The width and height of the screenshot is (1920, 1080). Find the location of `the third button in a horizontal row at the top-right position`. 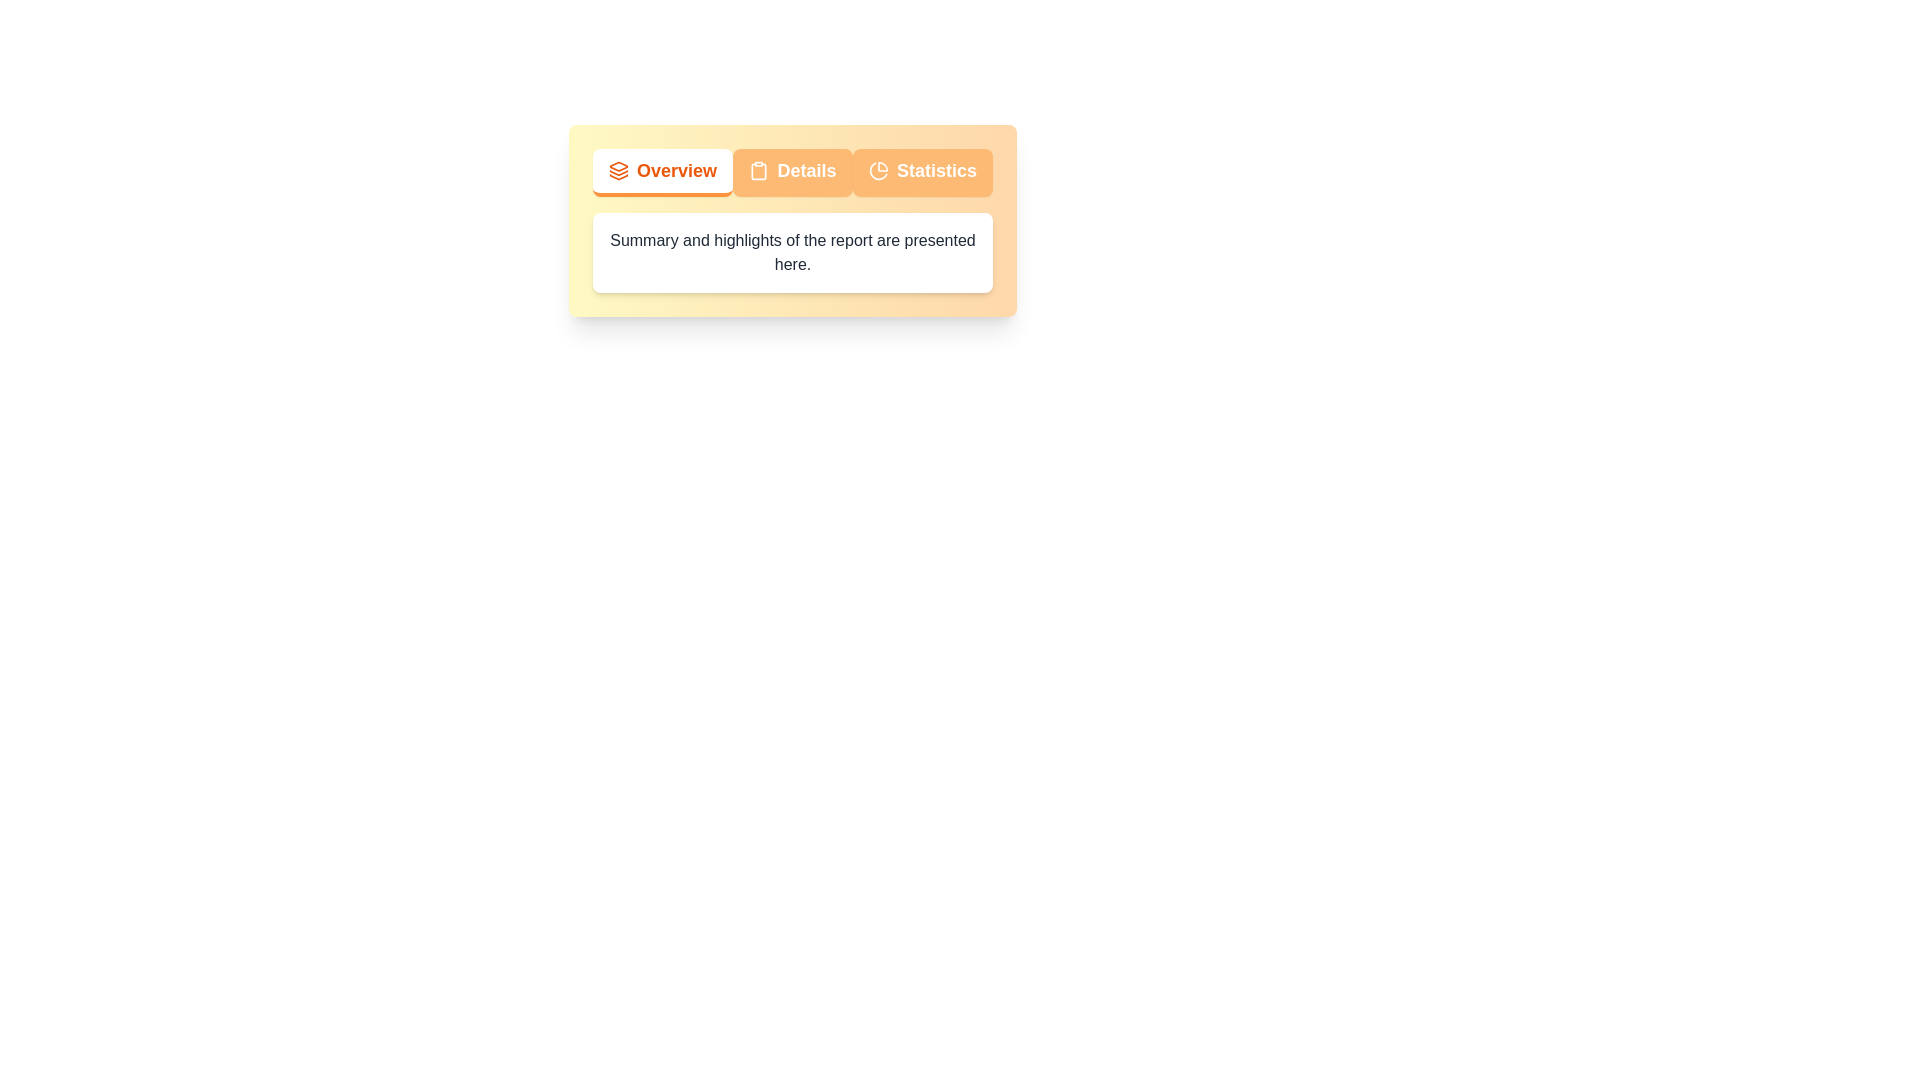

the third button in a horizontal row at the top-right position is located at coordinates (921, 172).